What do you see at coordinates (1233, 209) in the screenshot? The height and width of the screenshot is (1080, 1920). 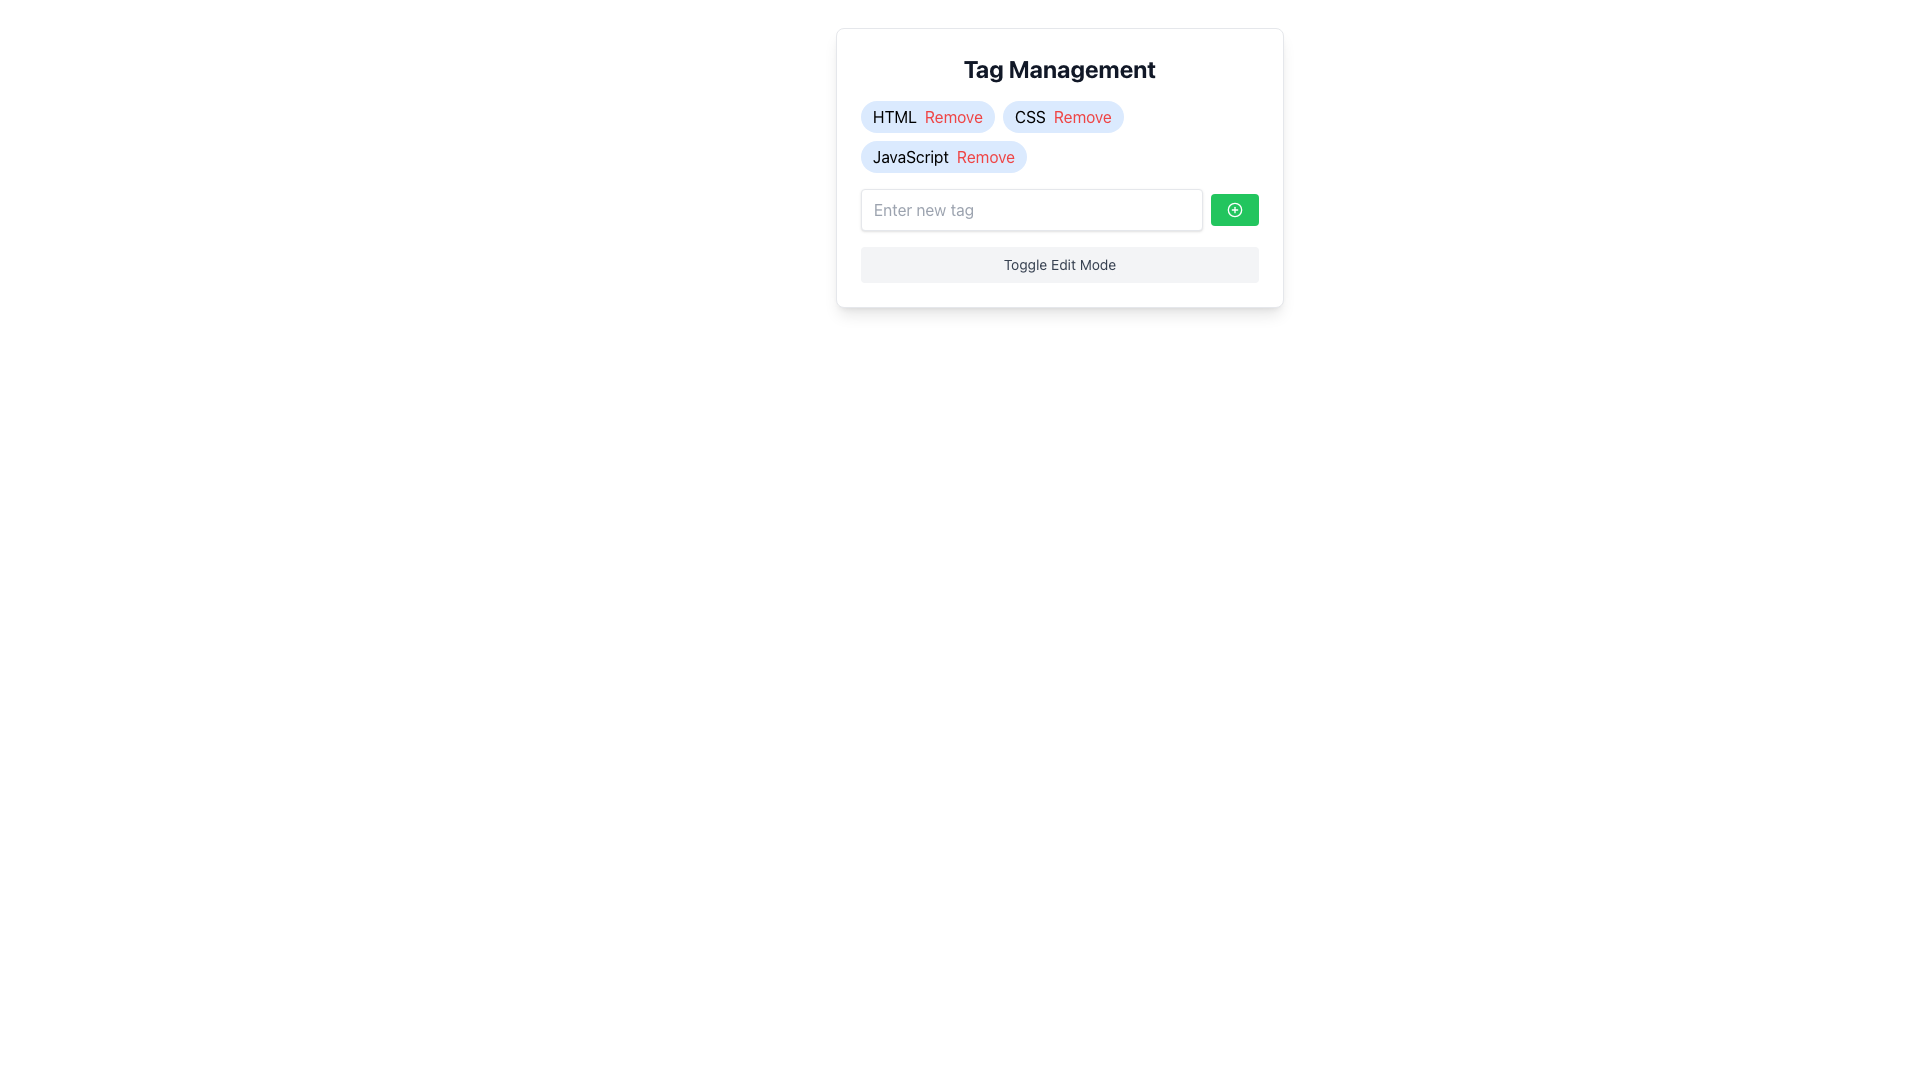 I see `the circular plus icon button with a green background and white plus symbol` at bounding box center [1233, 209].